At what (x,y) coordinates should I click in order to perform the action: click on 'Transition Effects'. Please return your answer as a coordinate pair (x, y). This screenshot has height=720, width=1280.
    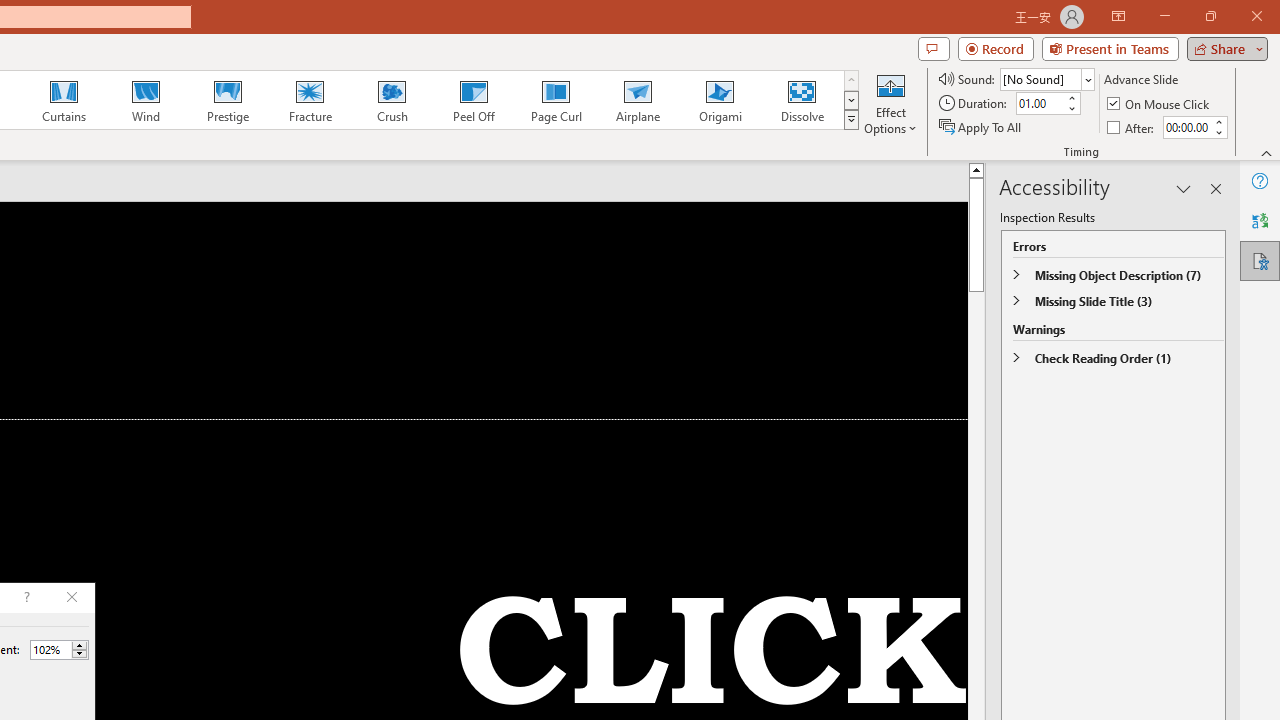
    Looking at the image, I should click on (851, 120).